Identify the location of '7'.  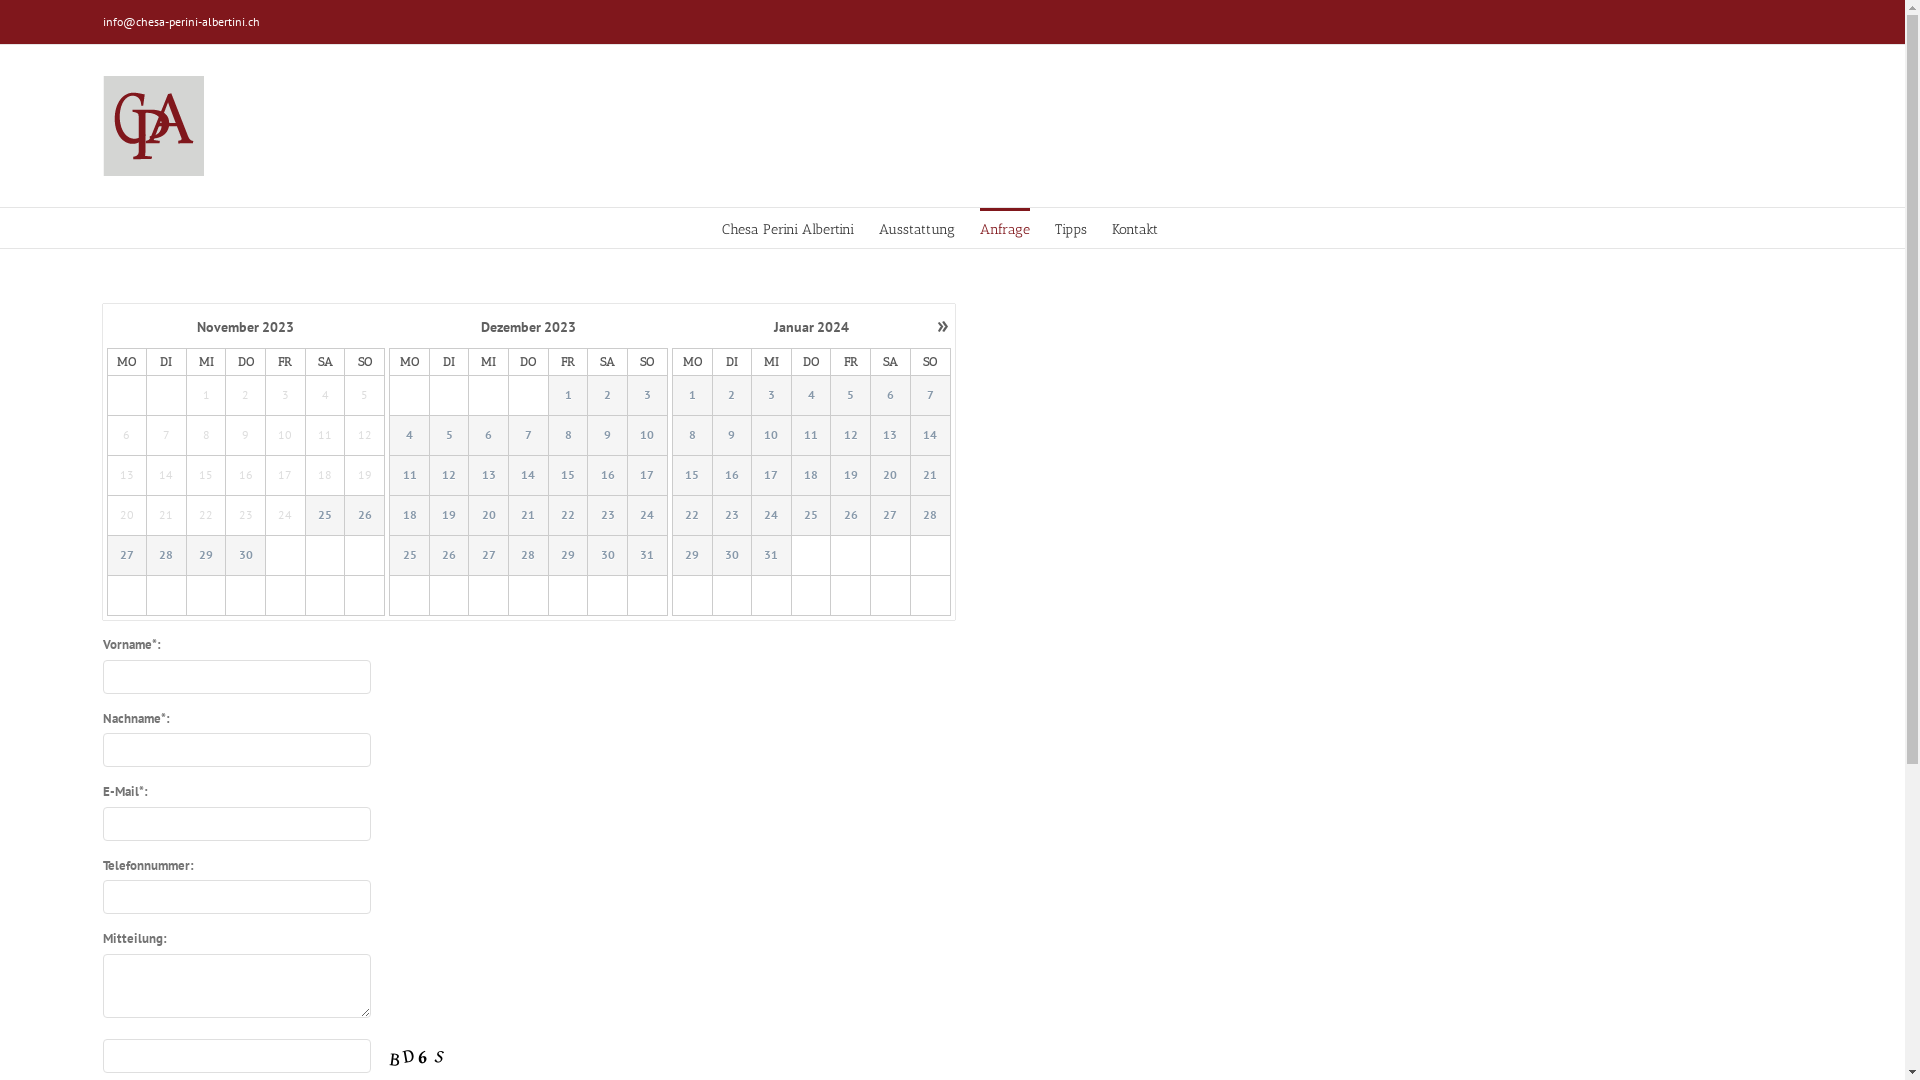
(528, 434).